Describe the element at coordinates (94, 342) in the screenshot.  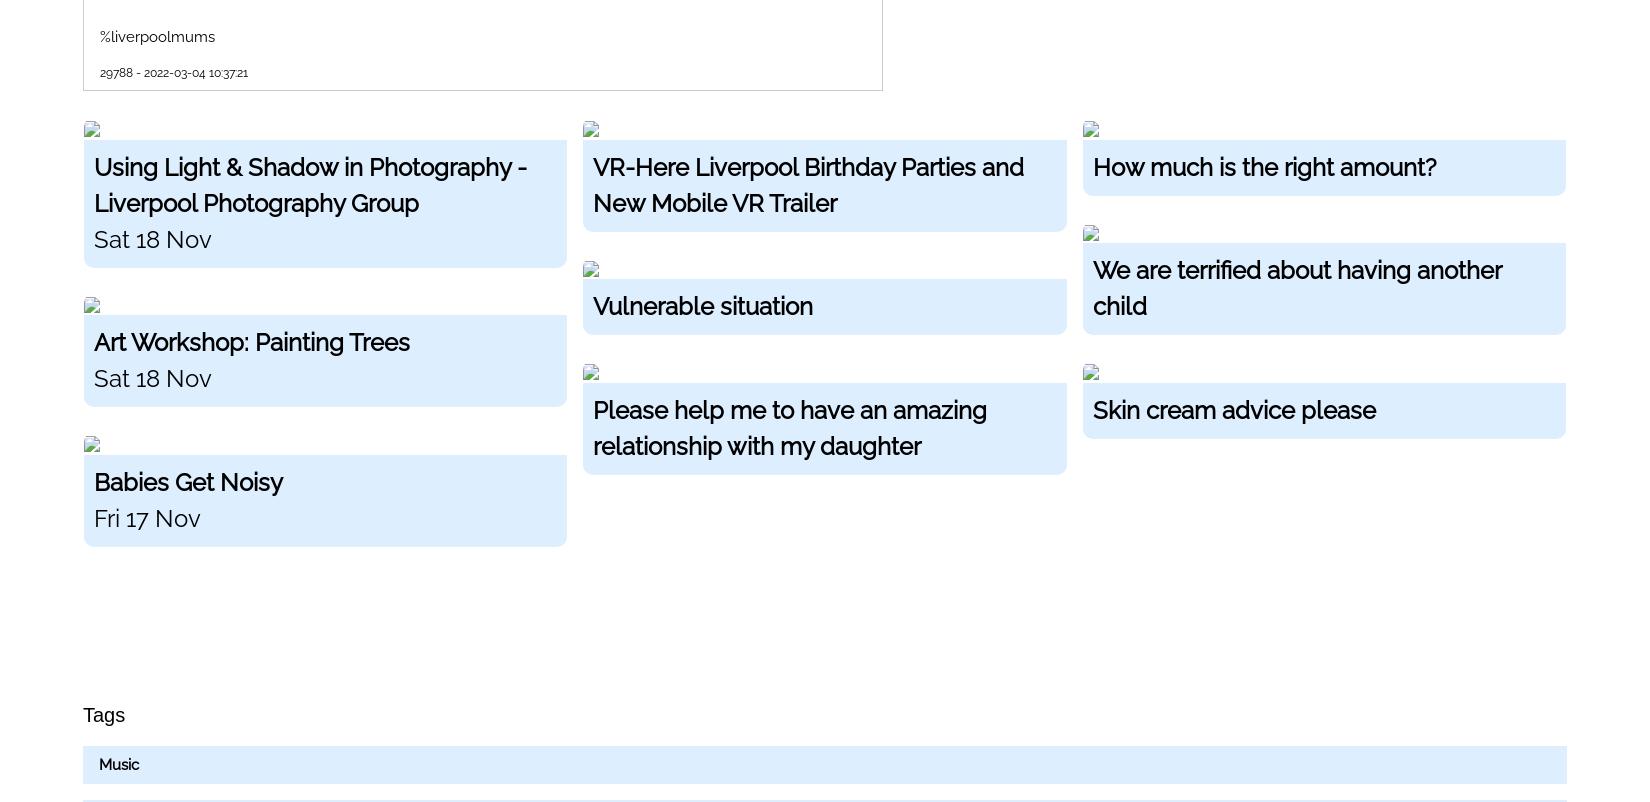
I see `'Art Workshop: Painting Trees'` at that location.